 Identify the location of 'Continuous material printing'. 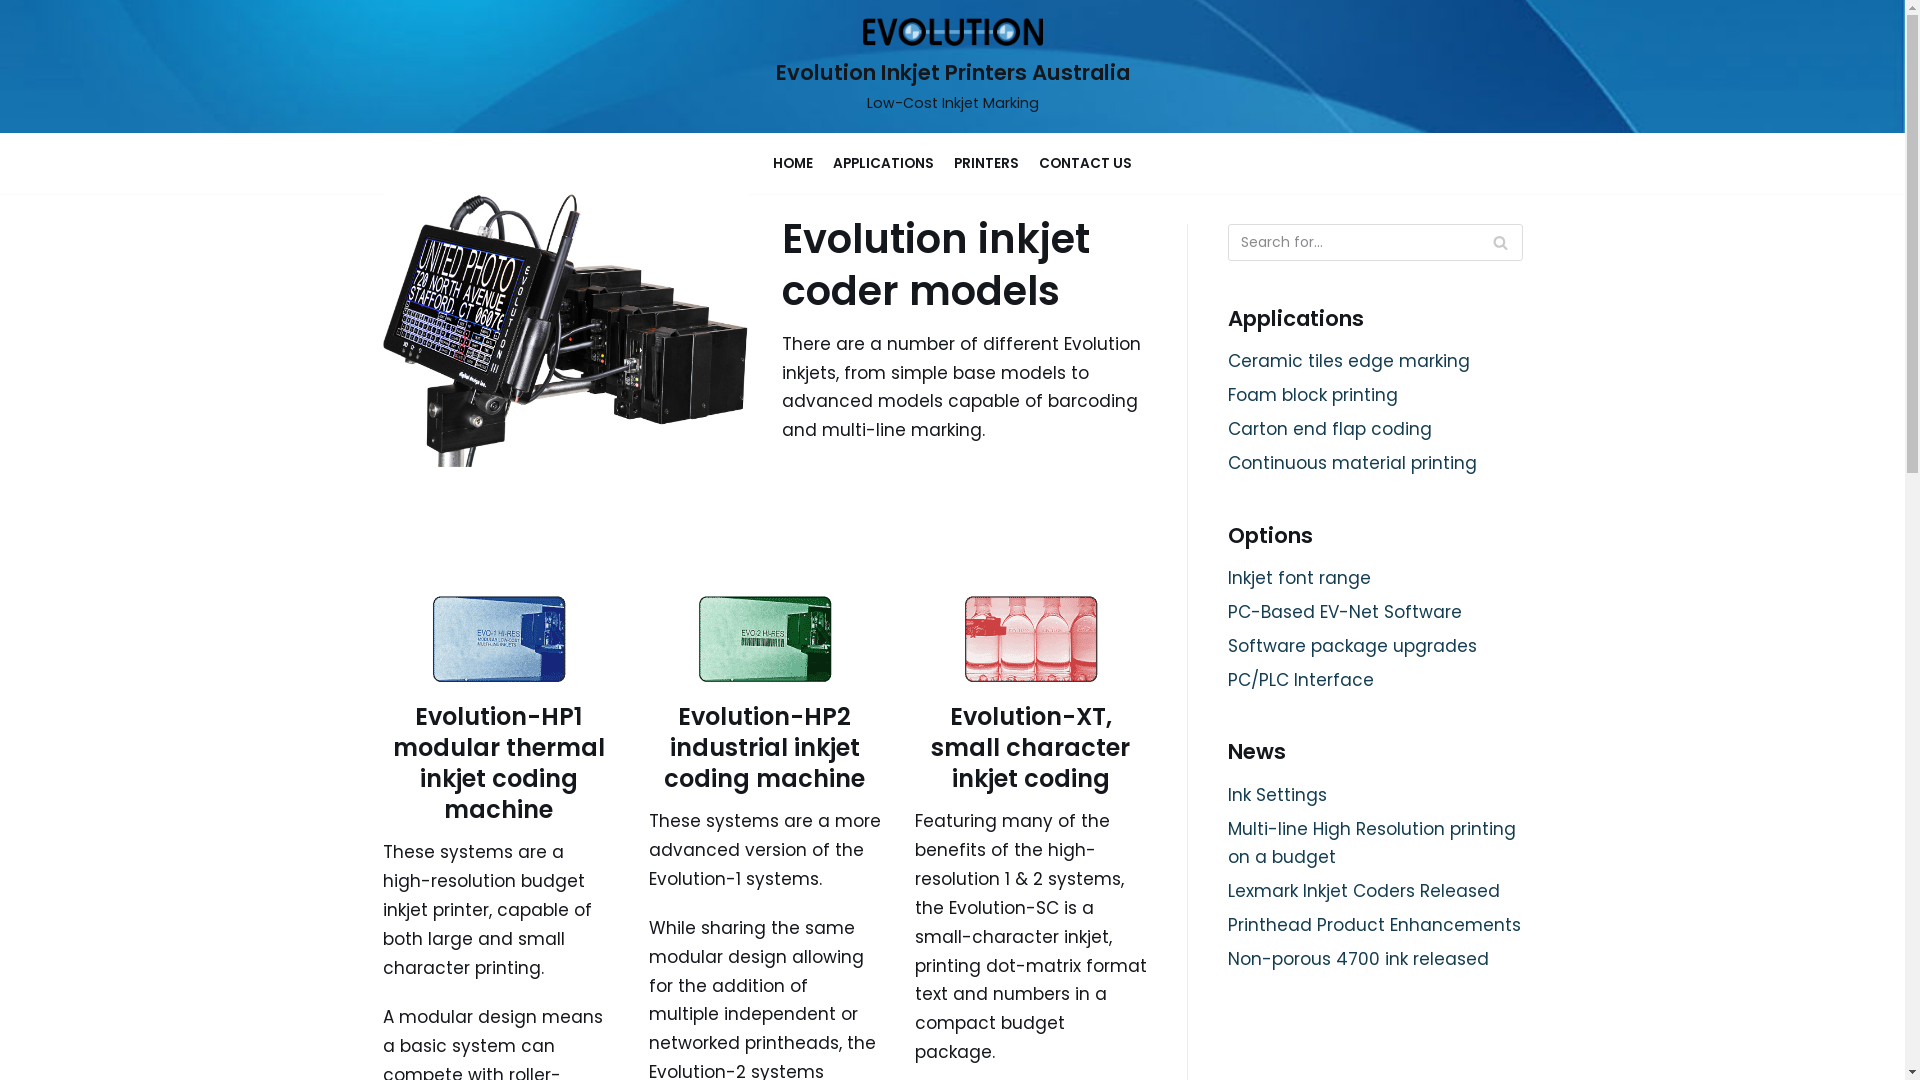
(1352, 462).